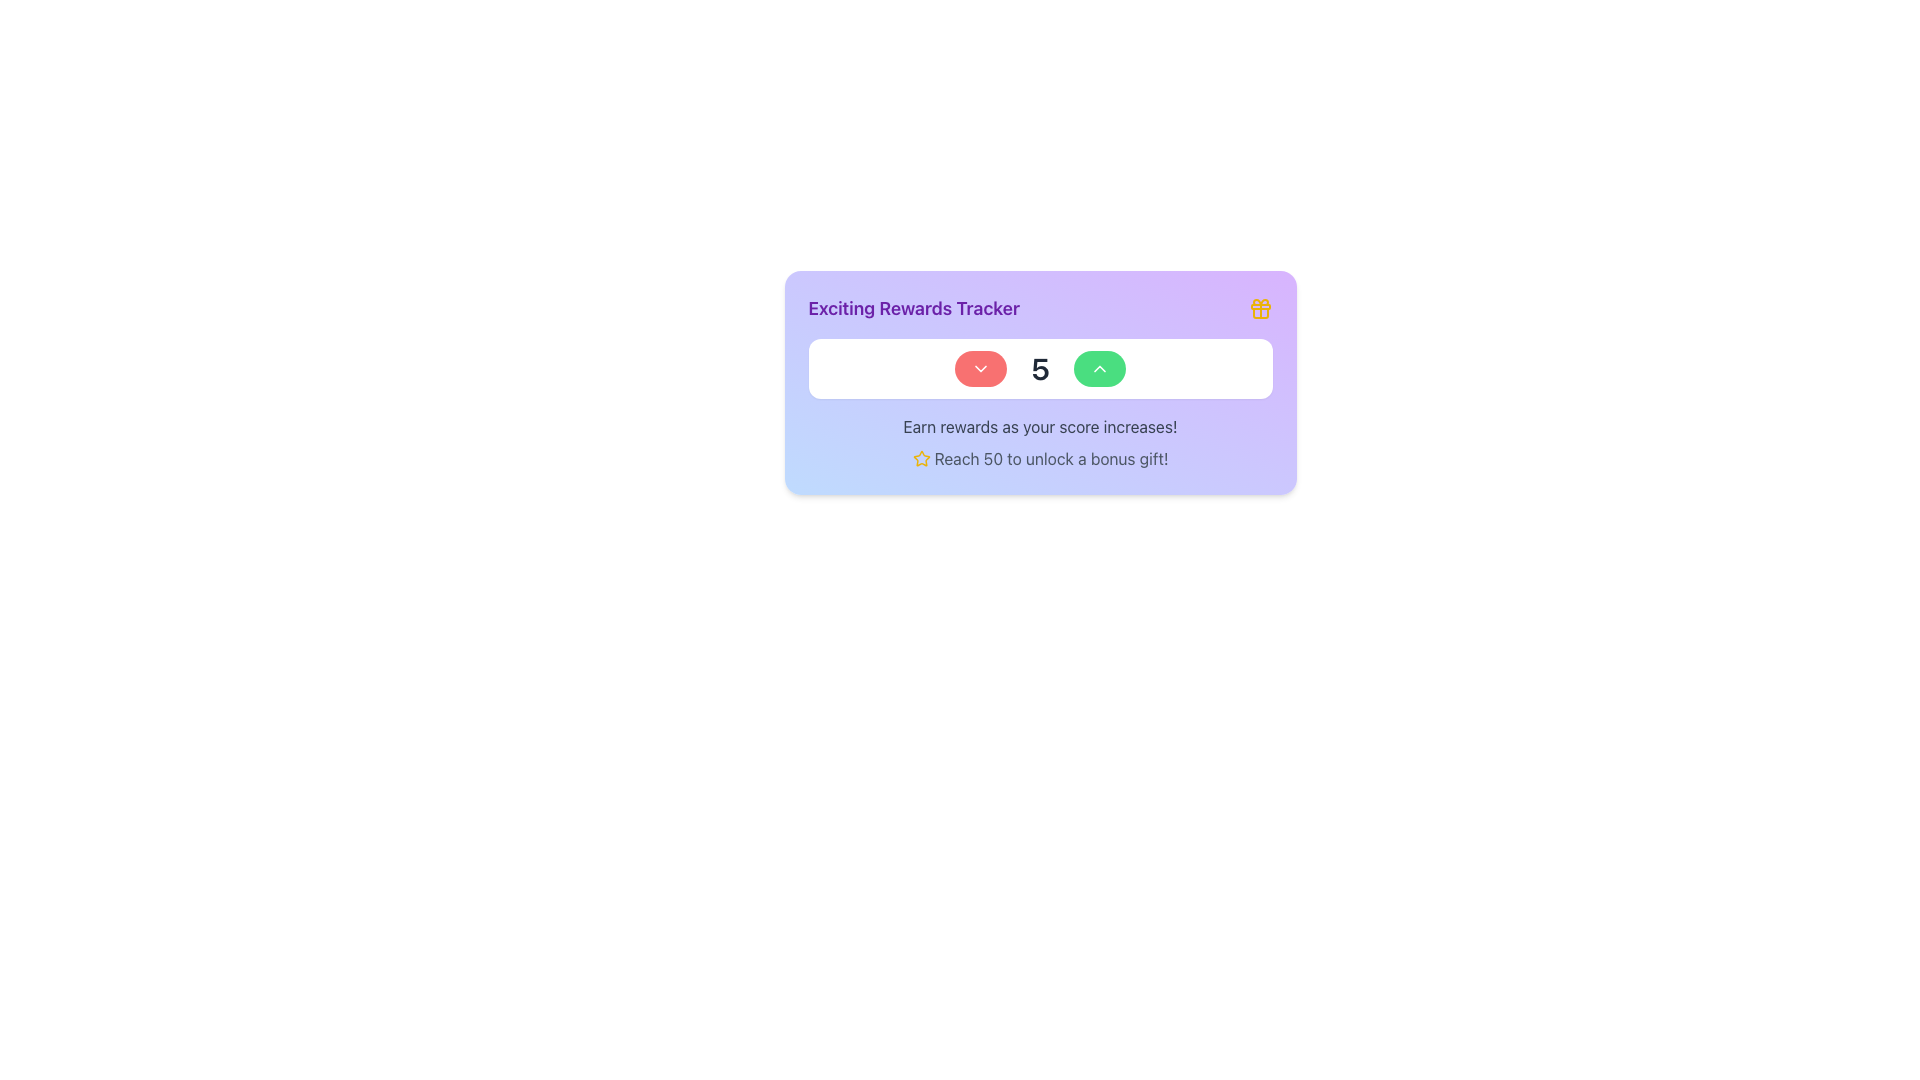 This screenshot has width=1920, height=1080. Describe the element at coordinates (1259, 307) in the screenshot. I see `the visual decorative element that serves as a separator within the gift icon, located in the upper-middle section of the icon` at that location.